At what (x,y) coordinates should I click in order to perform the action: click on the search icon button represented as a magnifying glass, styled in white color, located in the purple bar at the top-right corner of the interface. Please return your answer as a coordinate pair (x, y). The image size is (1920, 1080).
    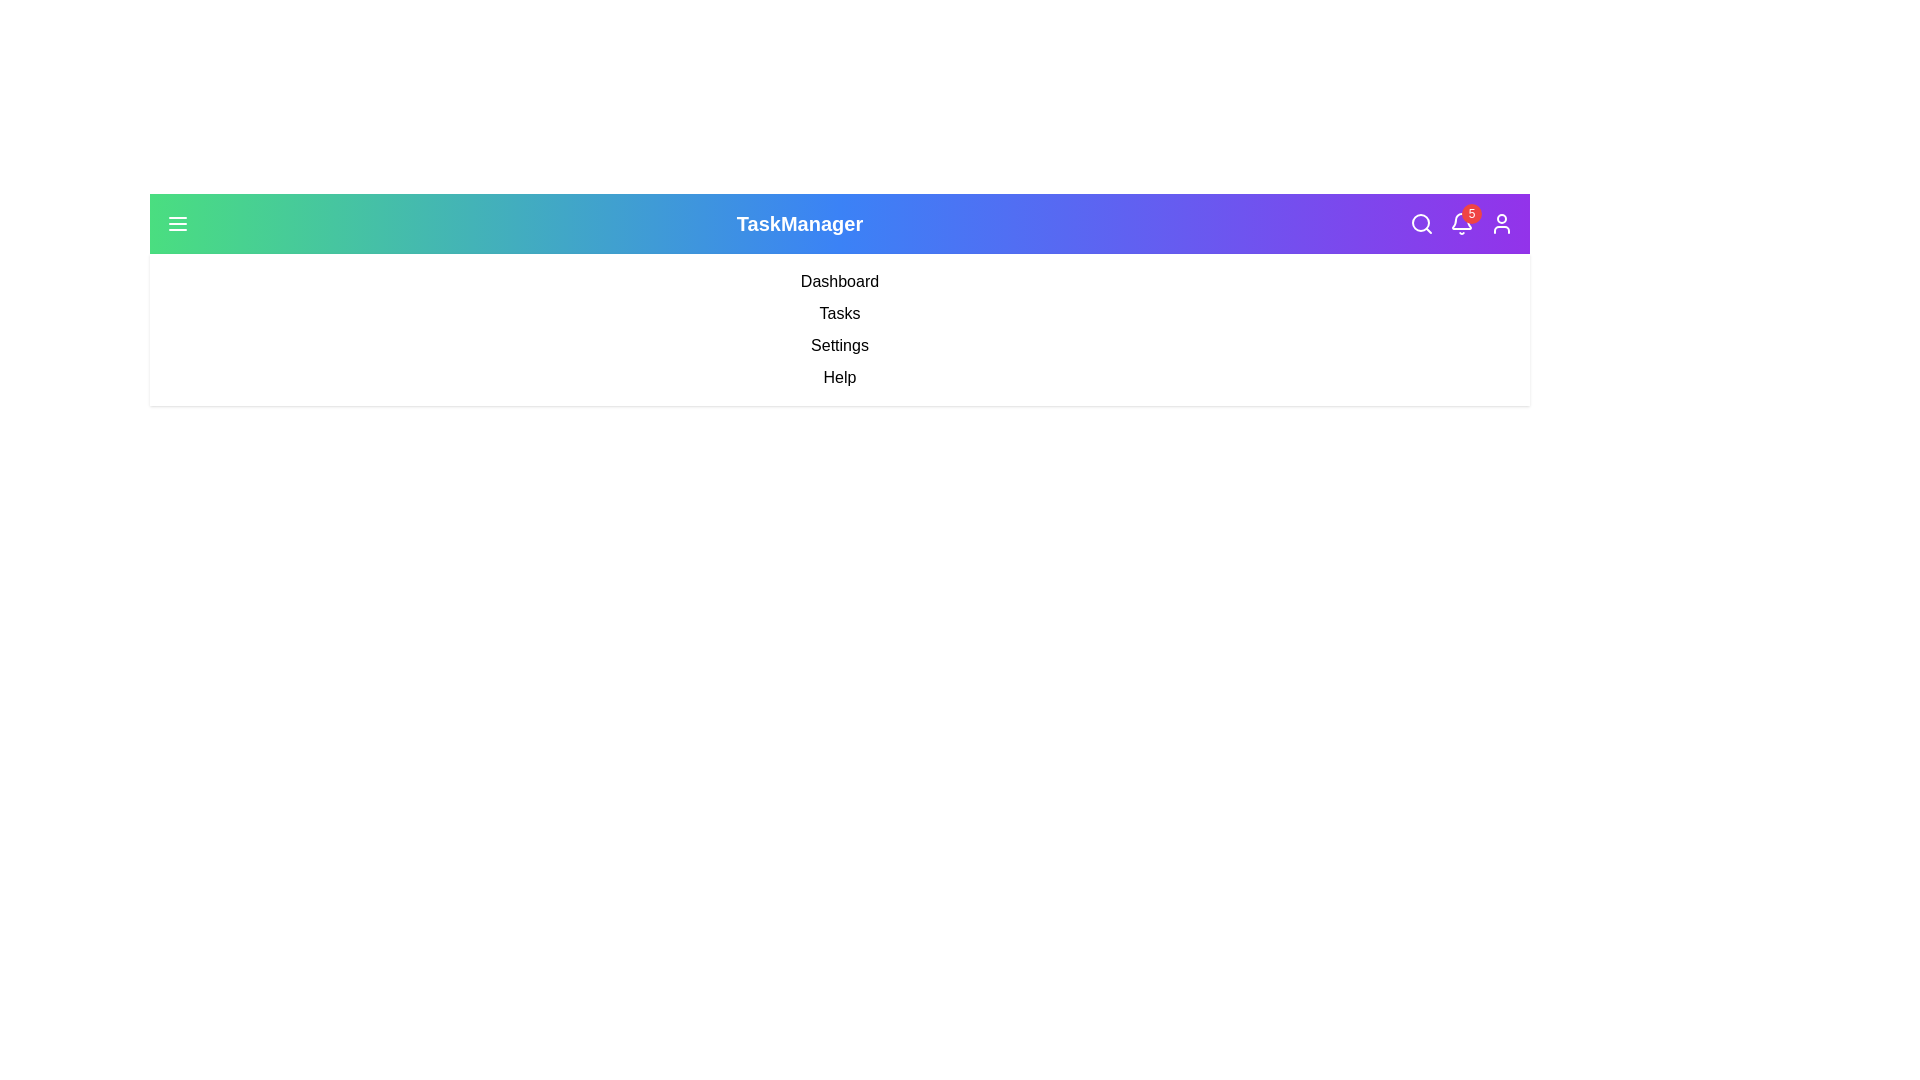
    Looking at the image, I should click on (1420, 223).